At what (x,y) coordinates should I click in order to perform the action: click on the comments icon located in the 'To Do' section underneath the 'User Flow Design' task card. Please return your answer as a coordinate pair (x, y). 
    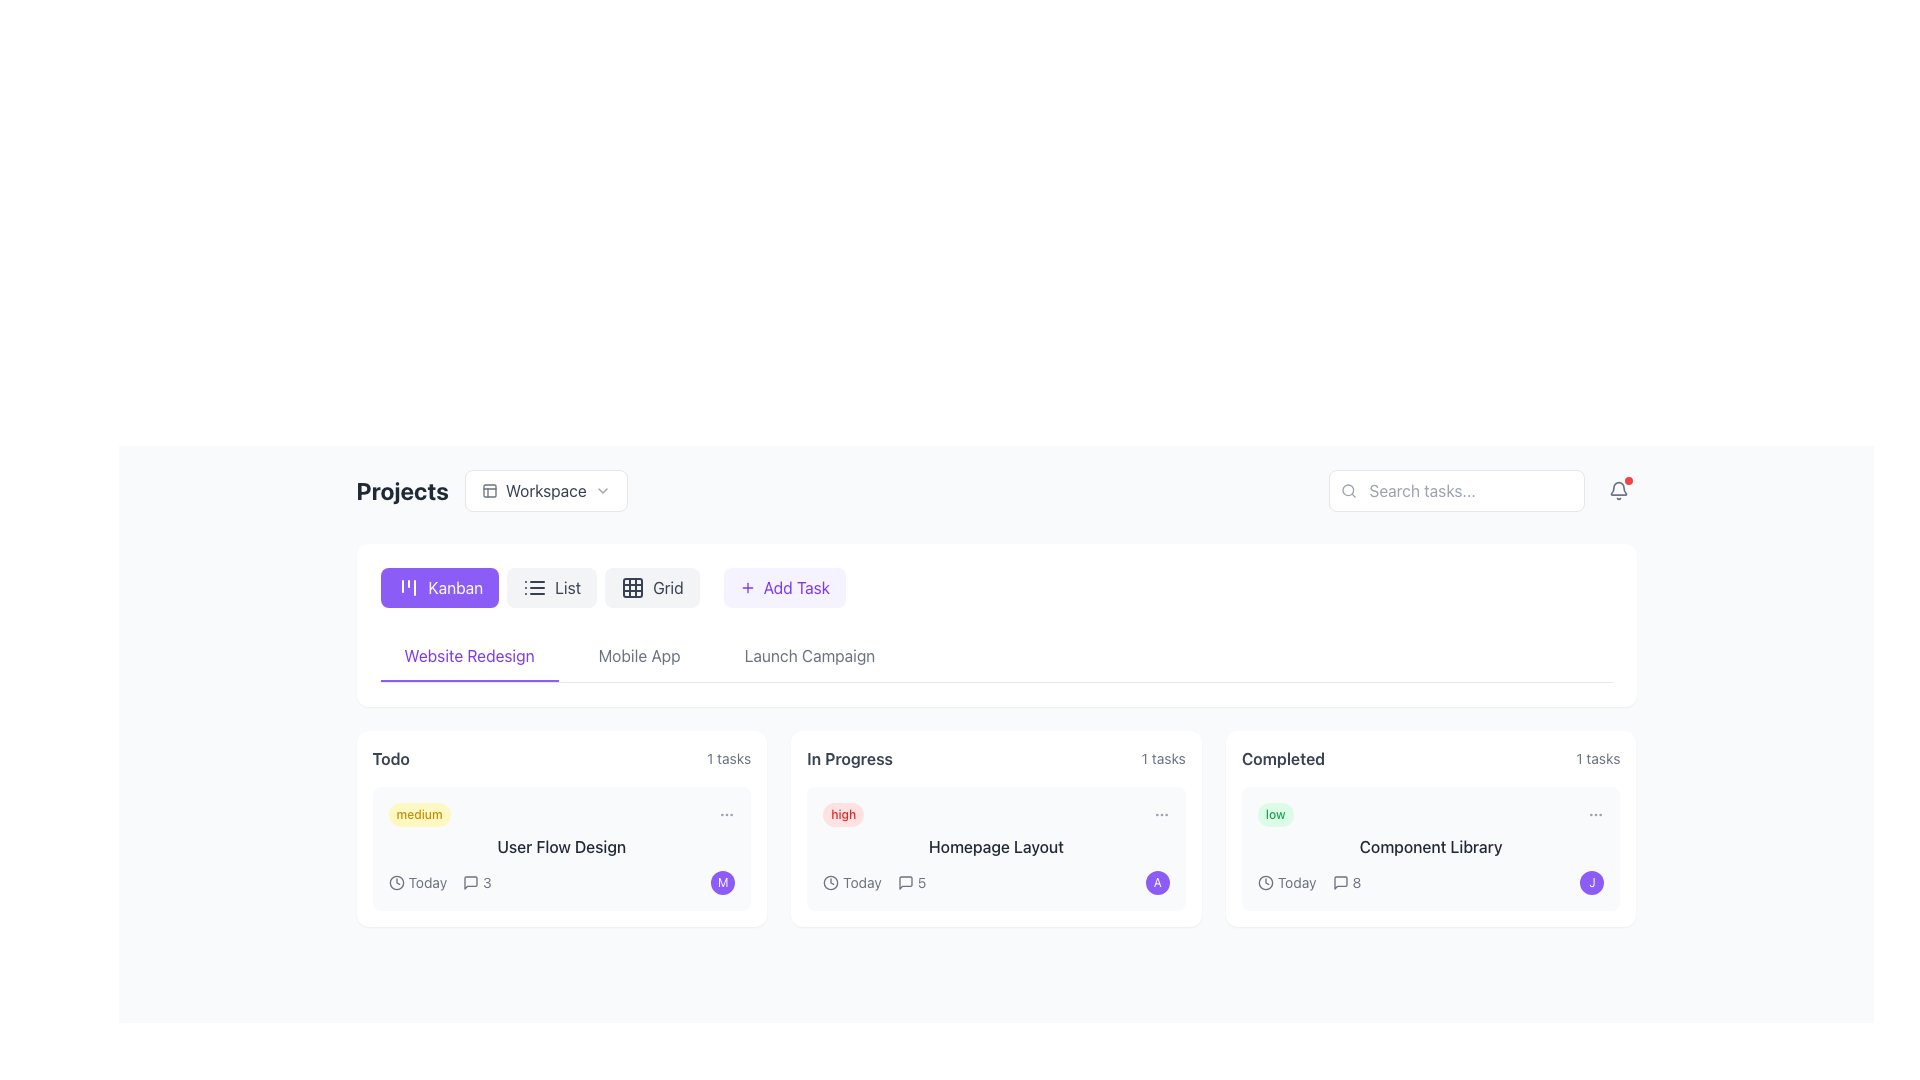
    Looking at the image, I should click on (470, 882).